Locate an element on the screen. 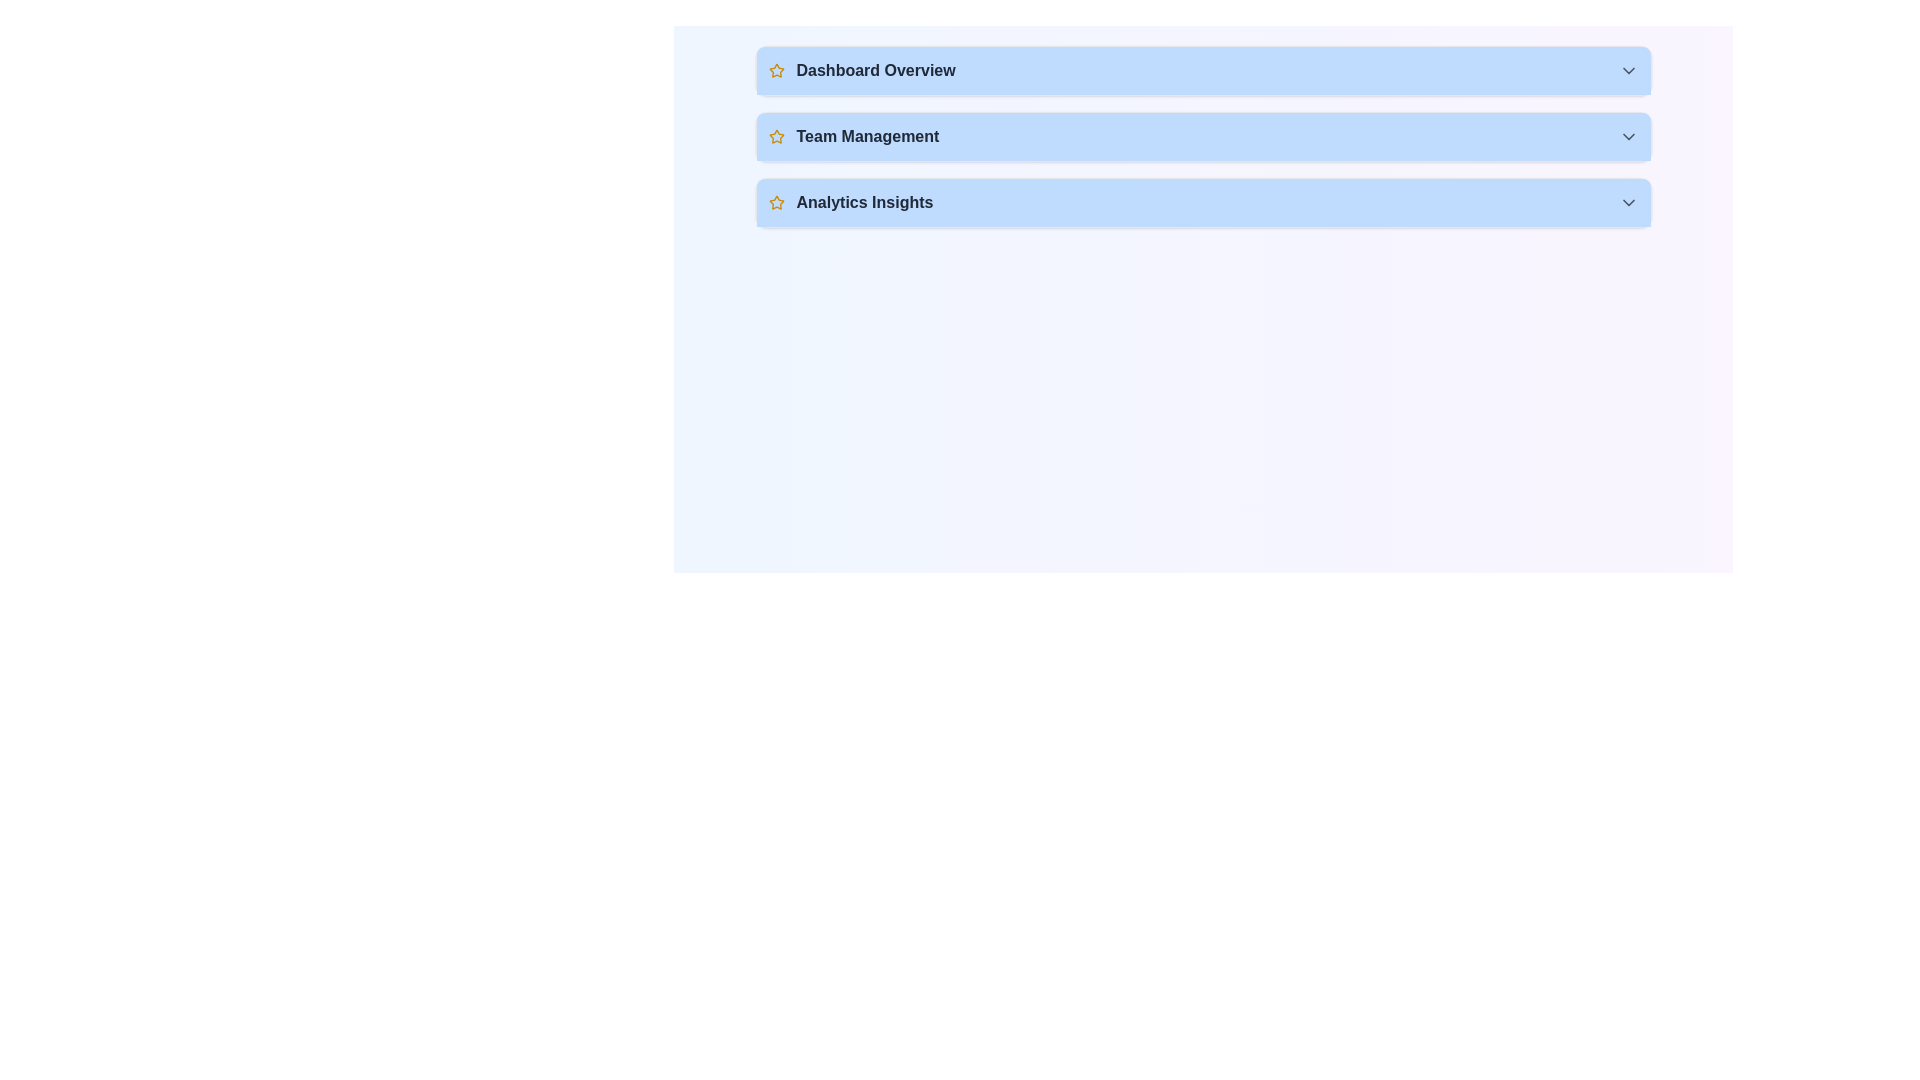 The width and height of the screenshot is (1920, 1080). the yellow five-pointed star icon with a hollow center, located to the left of 'Dashboard Overview' in the topmost row of the list is located at coordinates (775, 69).